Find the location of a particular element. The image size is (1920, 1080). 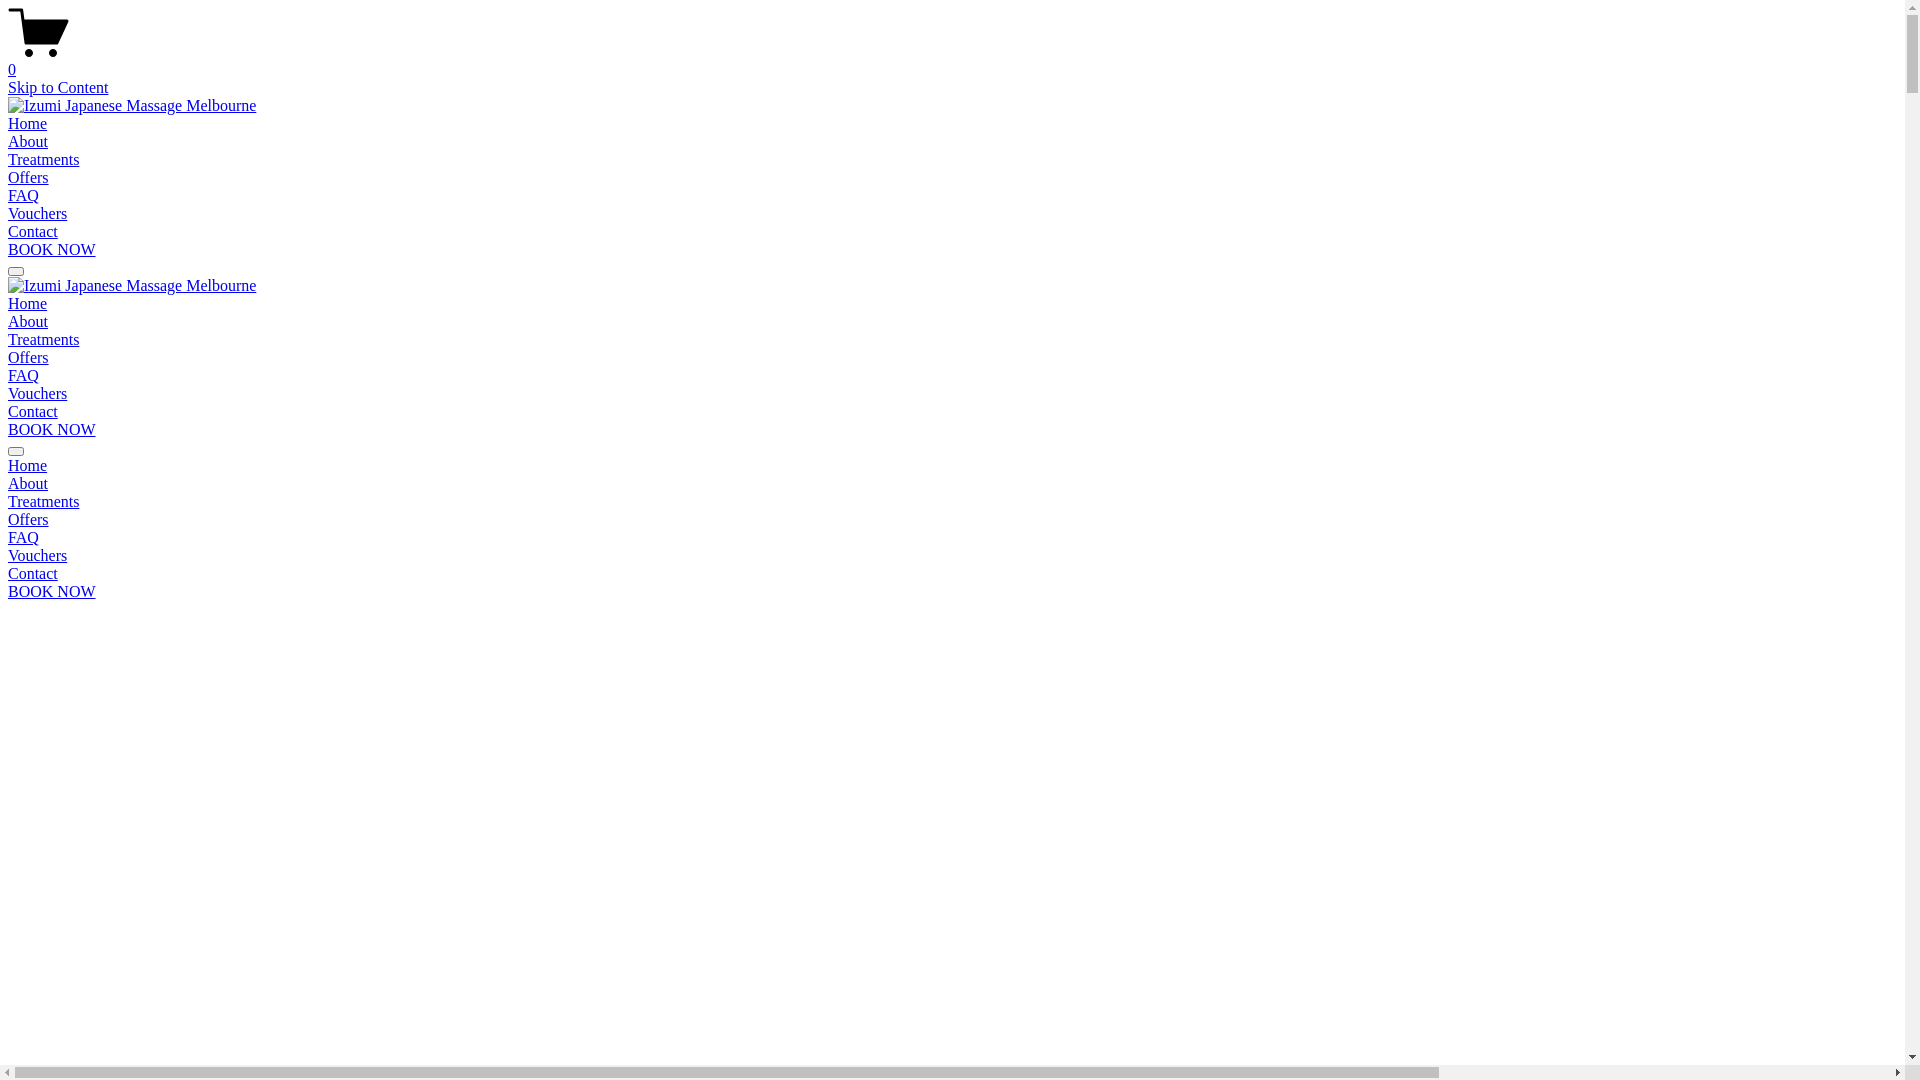

'Contact' is located at coordinates (33, 410).